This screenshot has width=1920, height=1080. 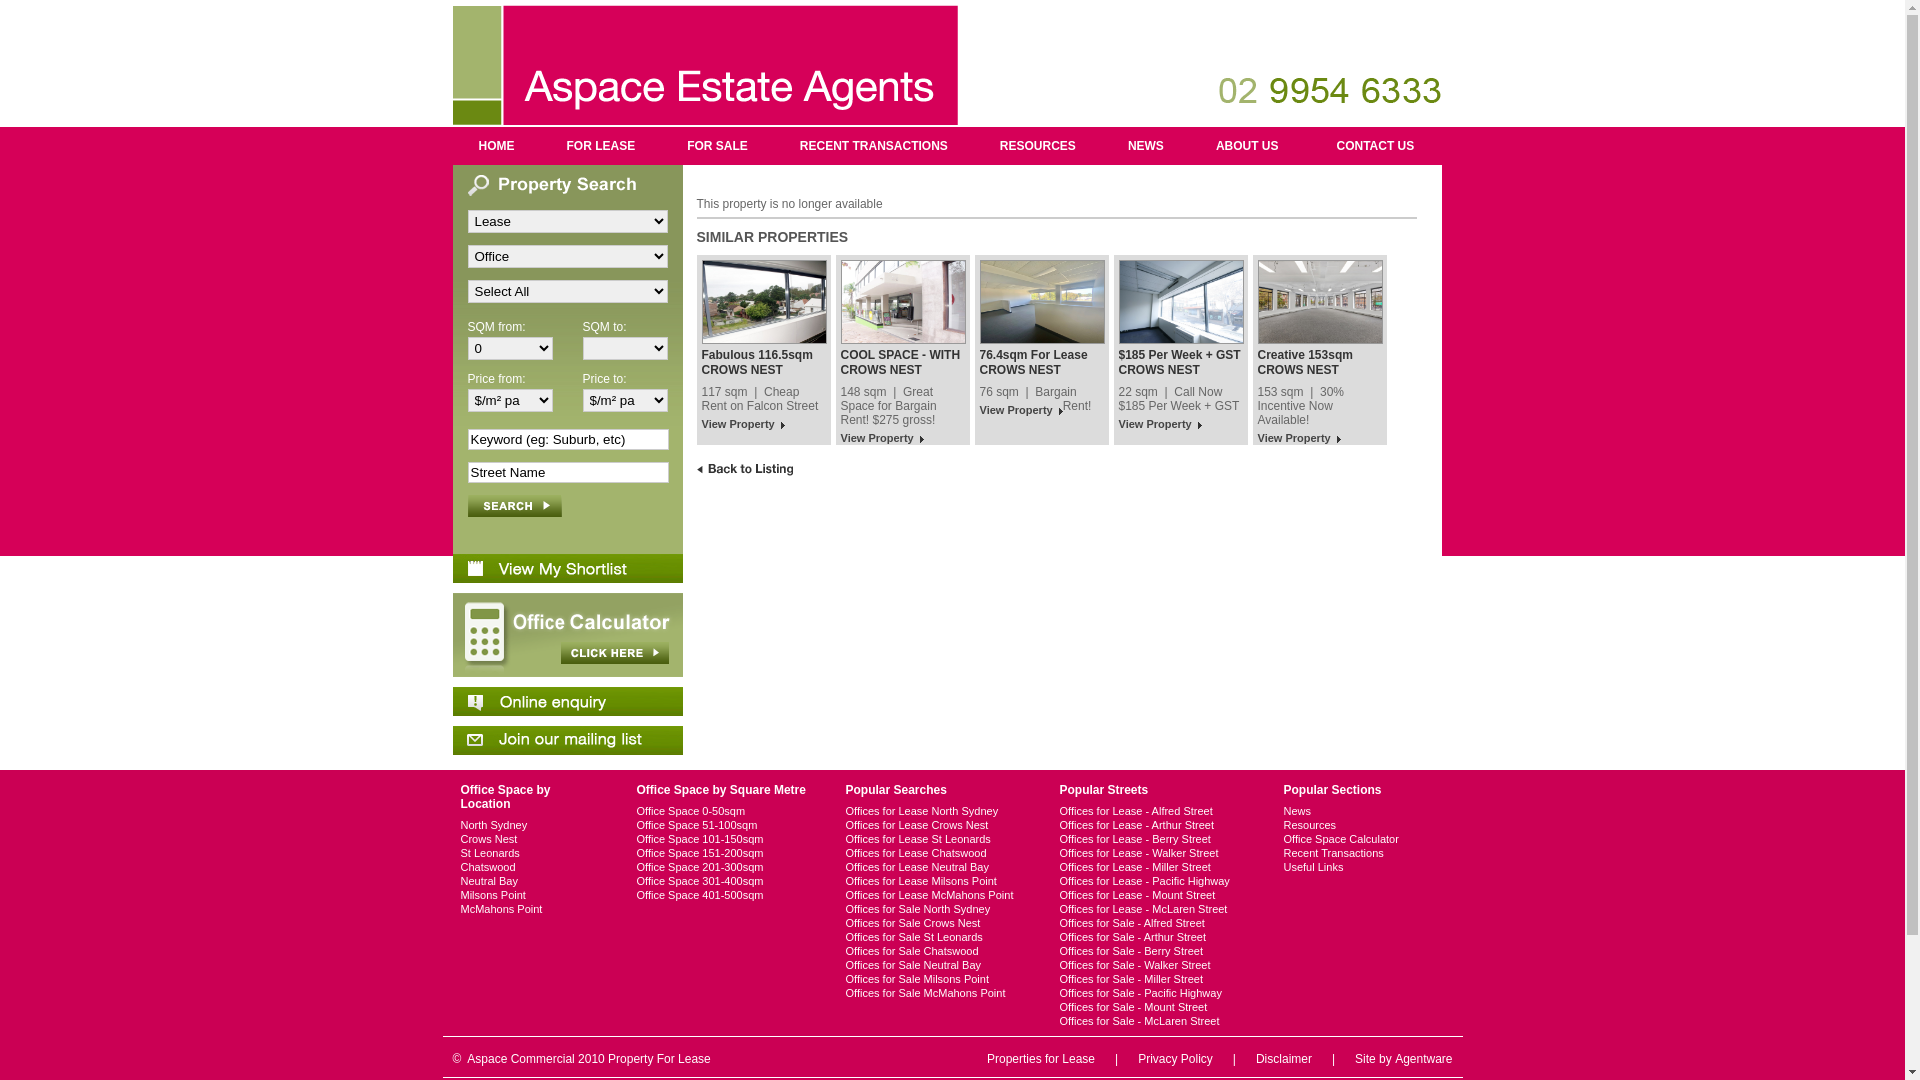 I want to click on 'Offices for Sale McMahons Point', so click(x=935, y=992).